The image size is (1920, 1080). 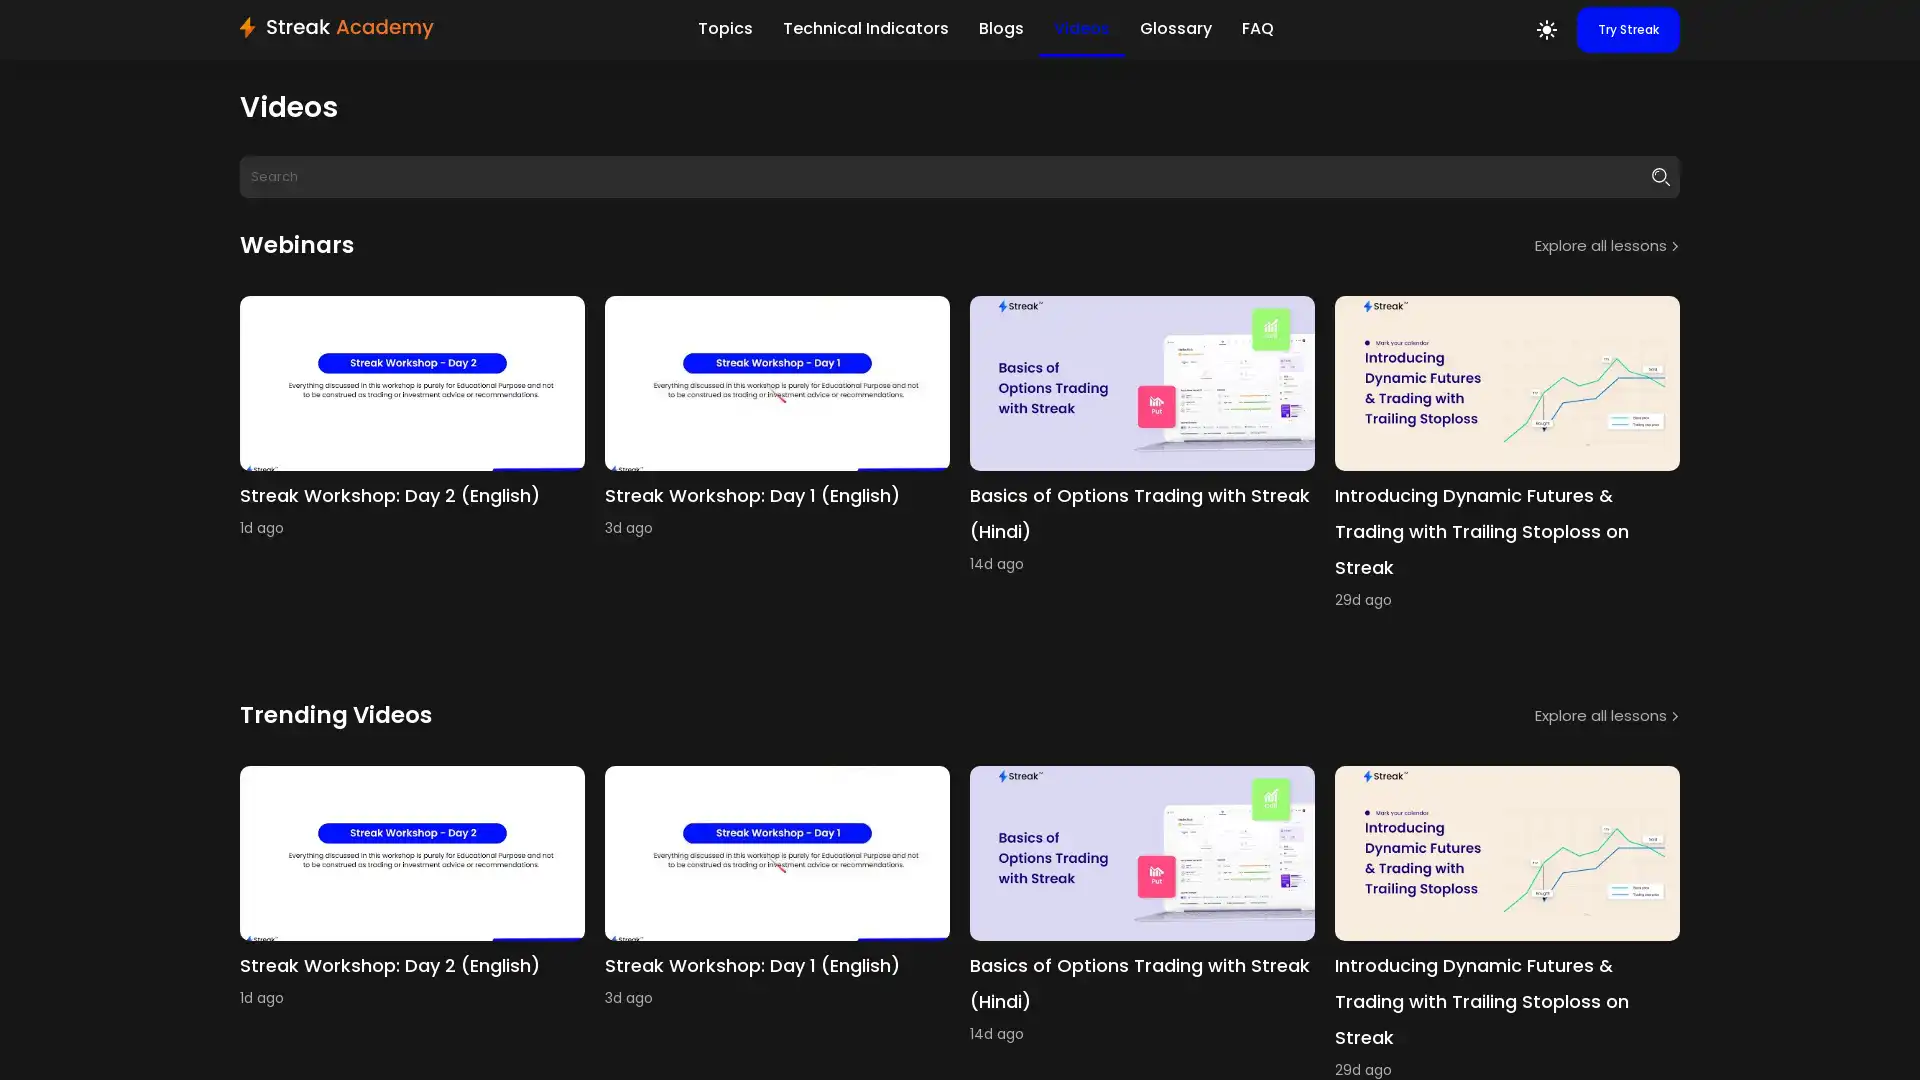 What do you see at coordinates (1607, 244) in the screenshot?
I see `Explore all lessons` at bounding box center [1607, 244].